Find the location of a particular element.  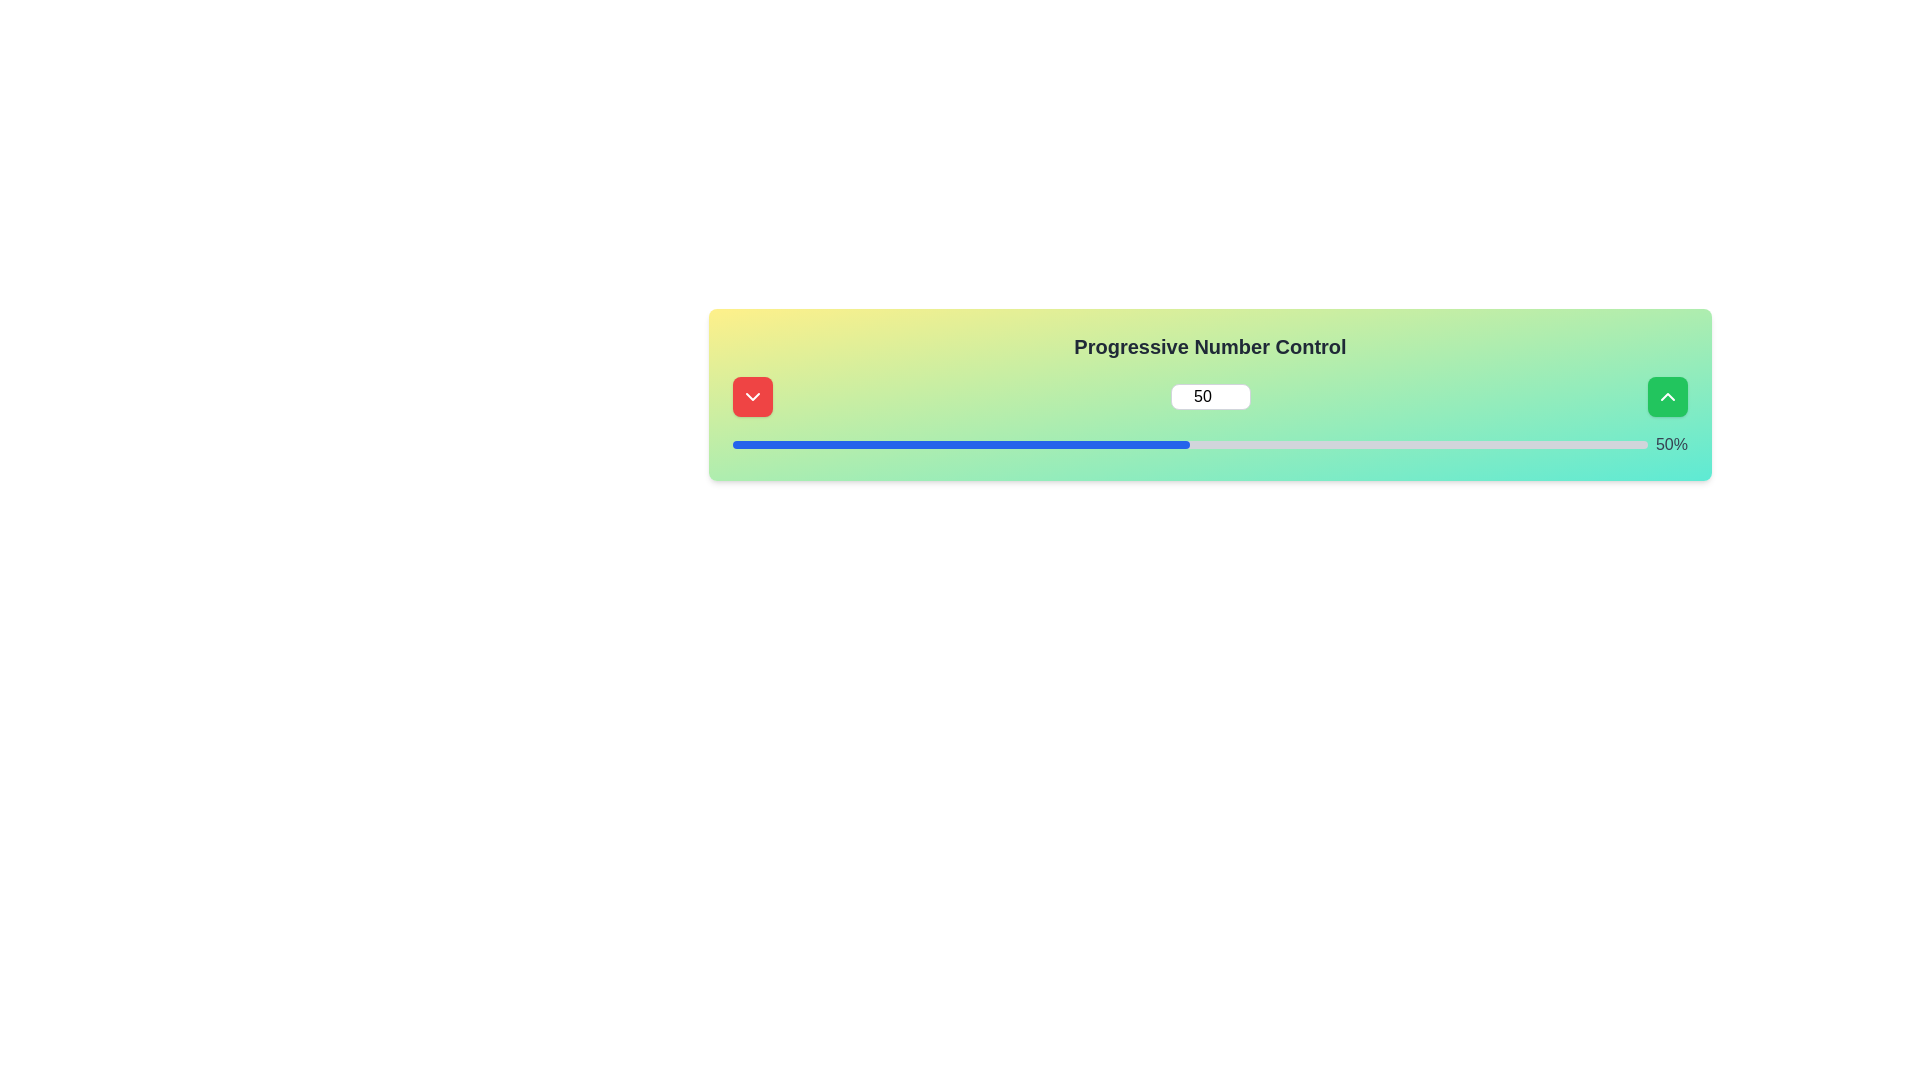

the slider value is located at coordinates (1115, 443).